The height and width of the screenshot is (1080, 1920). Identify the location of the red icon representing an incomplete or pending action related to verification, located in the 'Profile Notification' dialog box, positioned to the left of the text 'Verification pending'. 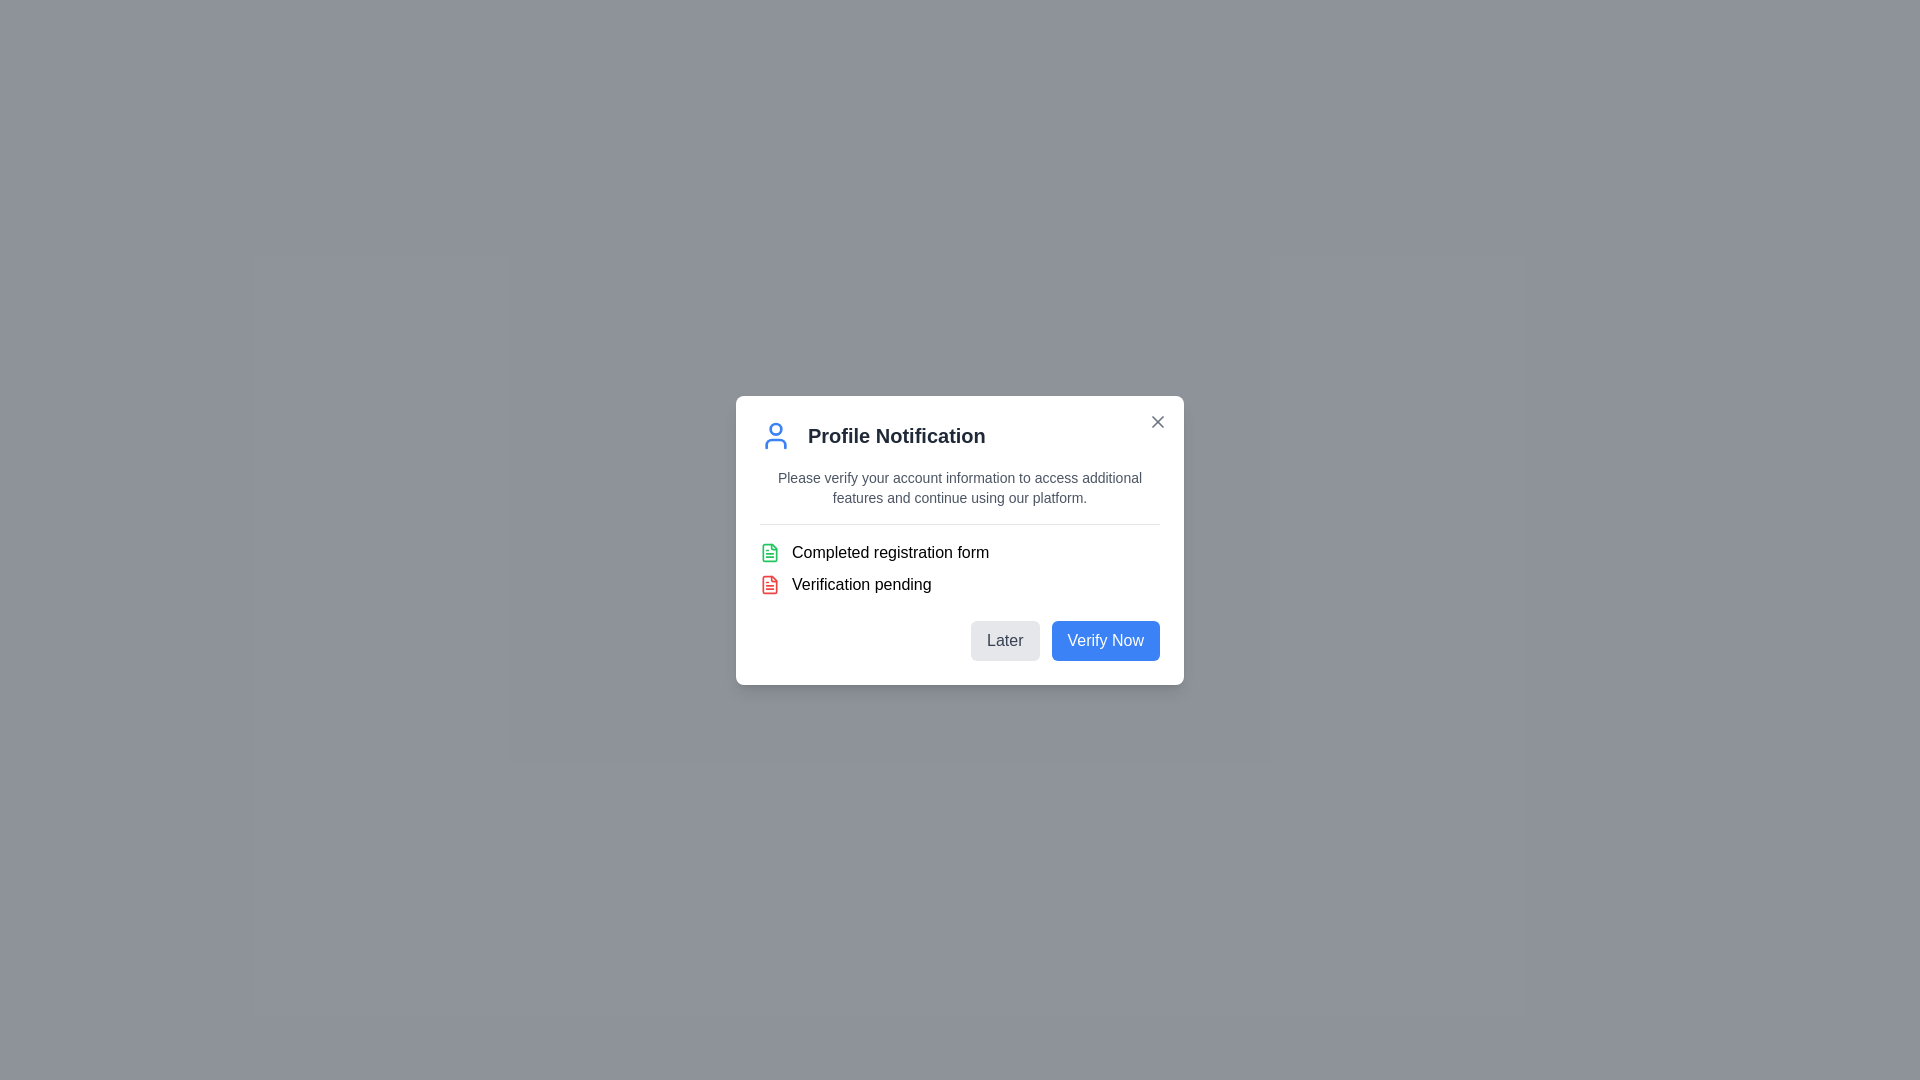
(768, 584).